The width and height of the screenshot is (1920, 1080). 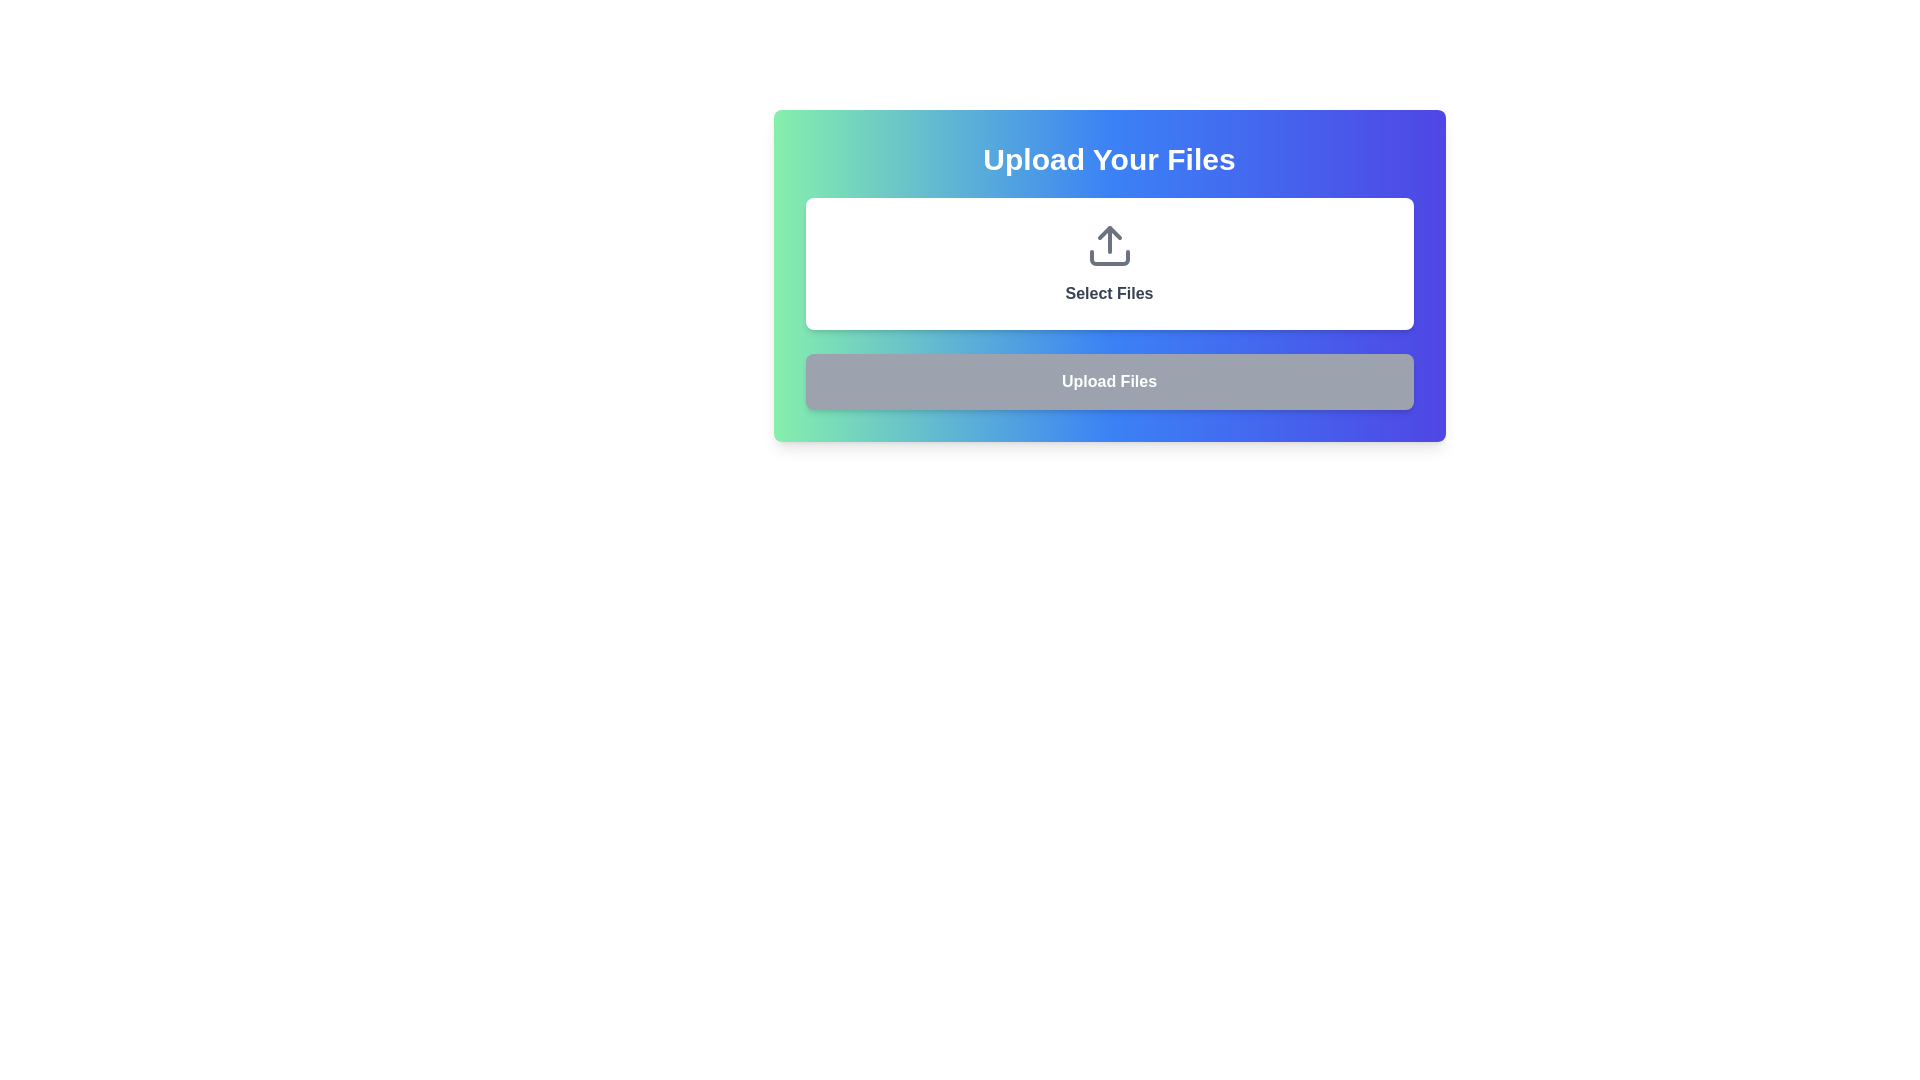 What do you see at coordinates (1108, 293) in the screenshot?
I see `the text label indicating the action for selecting files, which is located beneath the upload icon and above the 'Upload Files' button` at bounding box center [1108, 293].